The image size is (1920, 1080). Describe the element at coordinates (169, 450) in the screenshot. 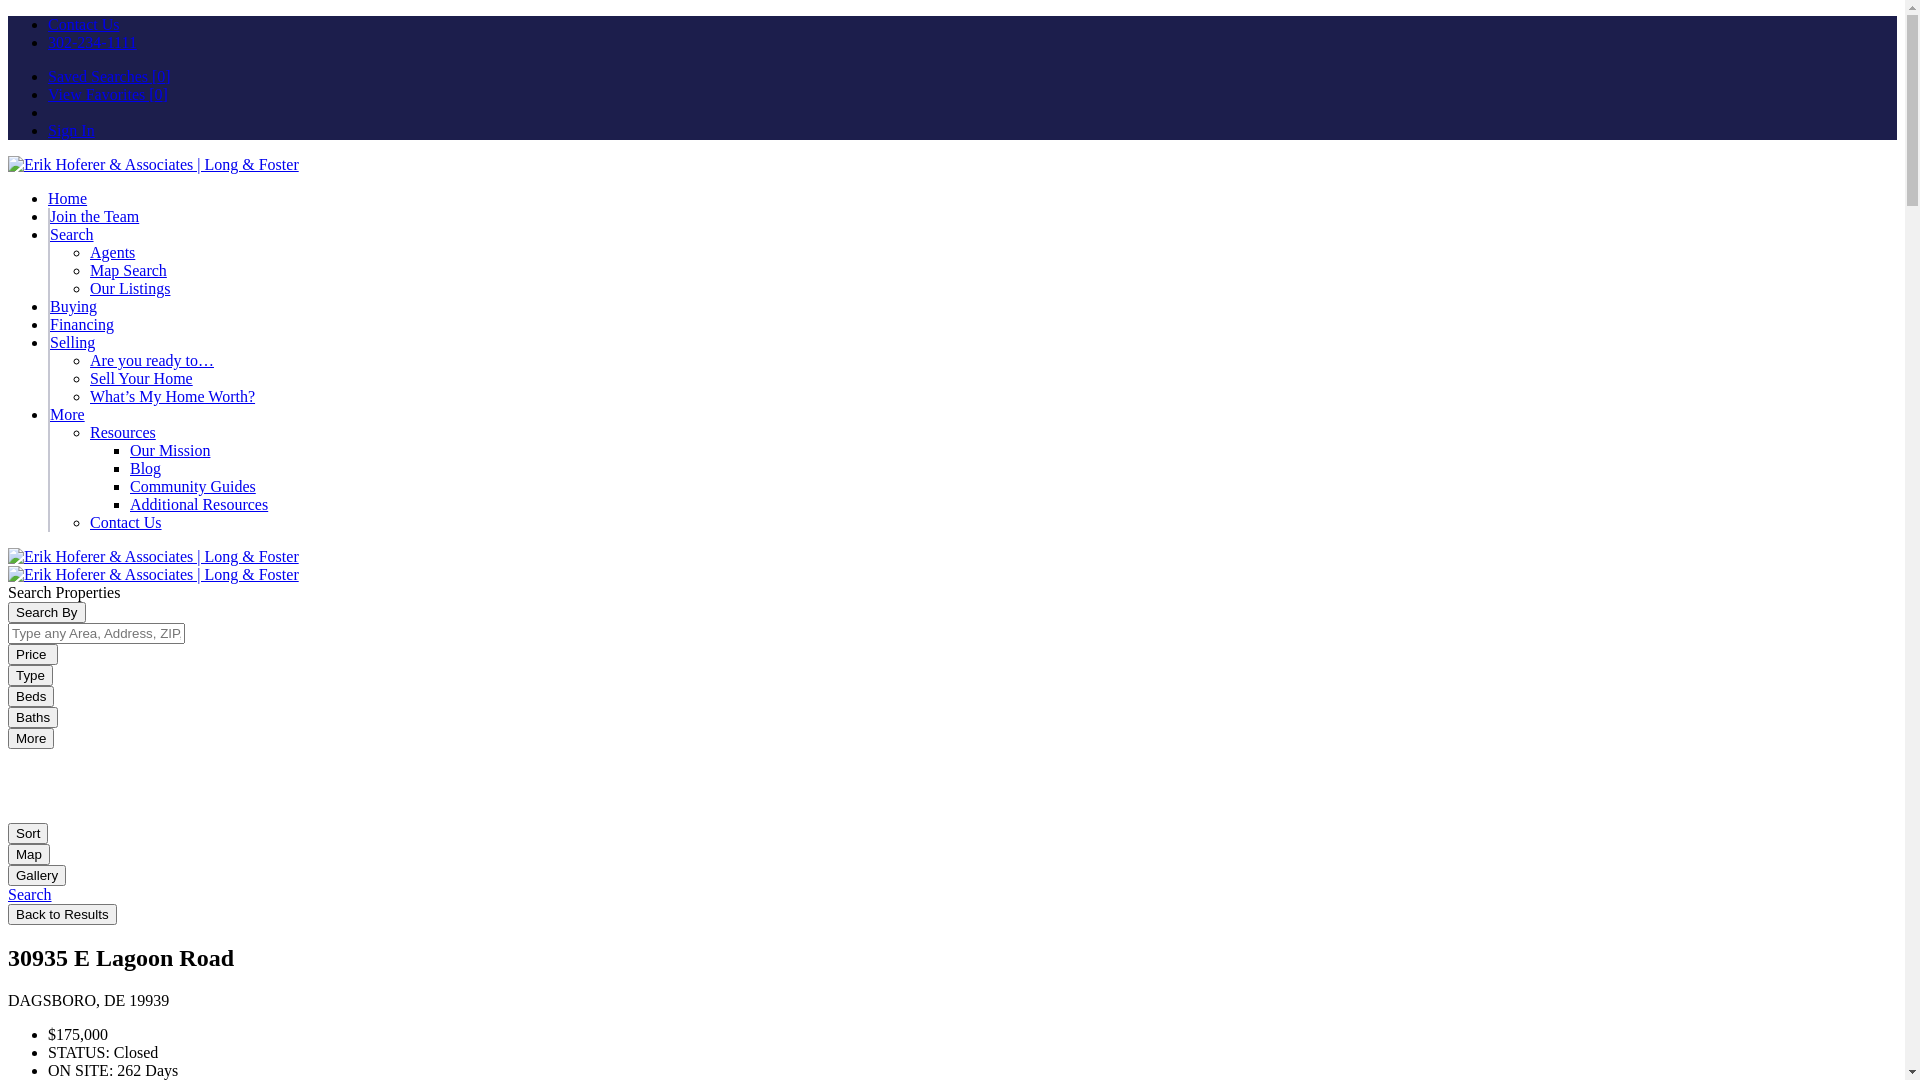

I see `'Our Mission'` at that location.